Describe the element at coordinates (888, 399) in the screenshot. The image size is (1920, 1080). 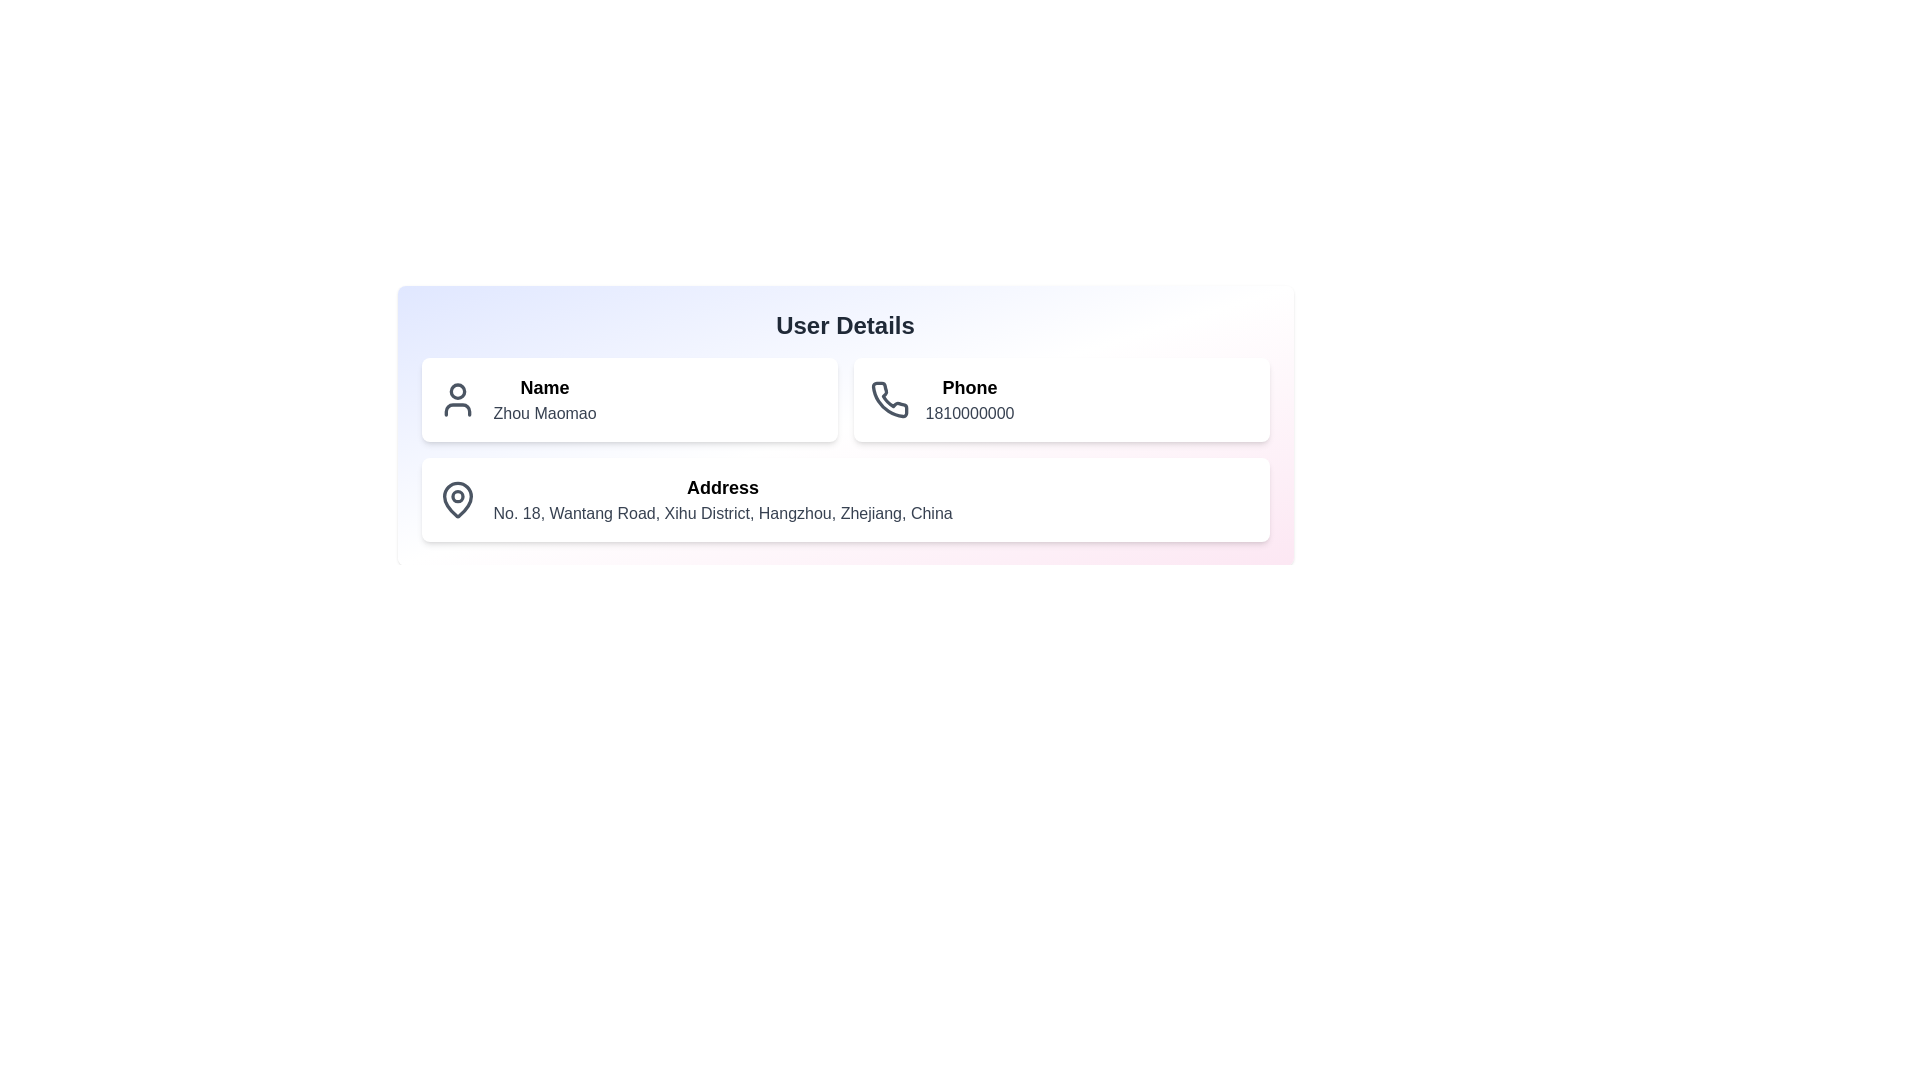
I see `the telephone receiver icon in the user contact information section, which is dark gray and located at the top center of the card displaying user phone information` at that location.